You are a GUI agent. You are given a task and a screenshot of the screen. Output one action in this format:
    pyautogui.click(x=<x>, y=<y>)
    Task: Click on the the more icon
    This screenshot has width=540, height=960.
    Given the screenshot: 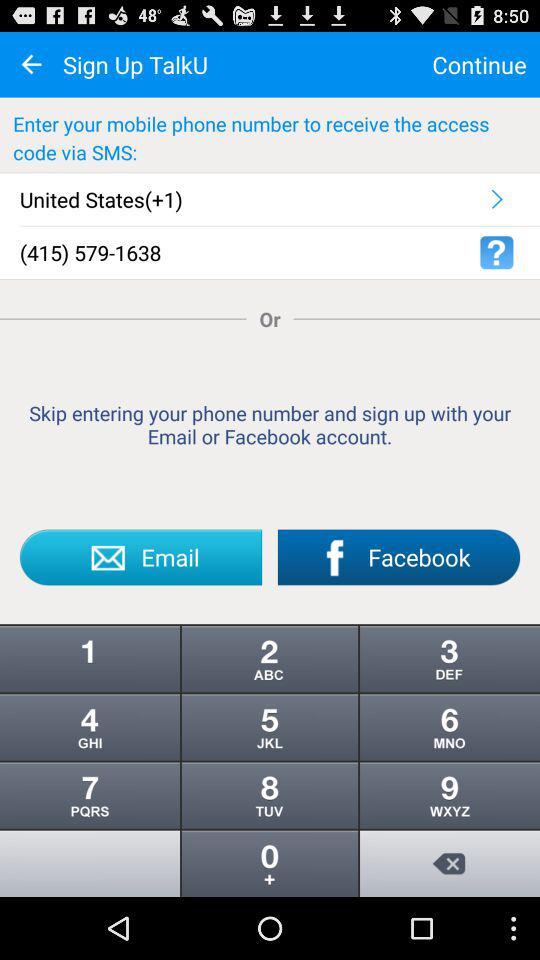 What is the action you would take?
    pyautogui.click(x=449, y=777)
    